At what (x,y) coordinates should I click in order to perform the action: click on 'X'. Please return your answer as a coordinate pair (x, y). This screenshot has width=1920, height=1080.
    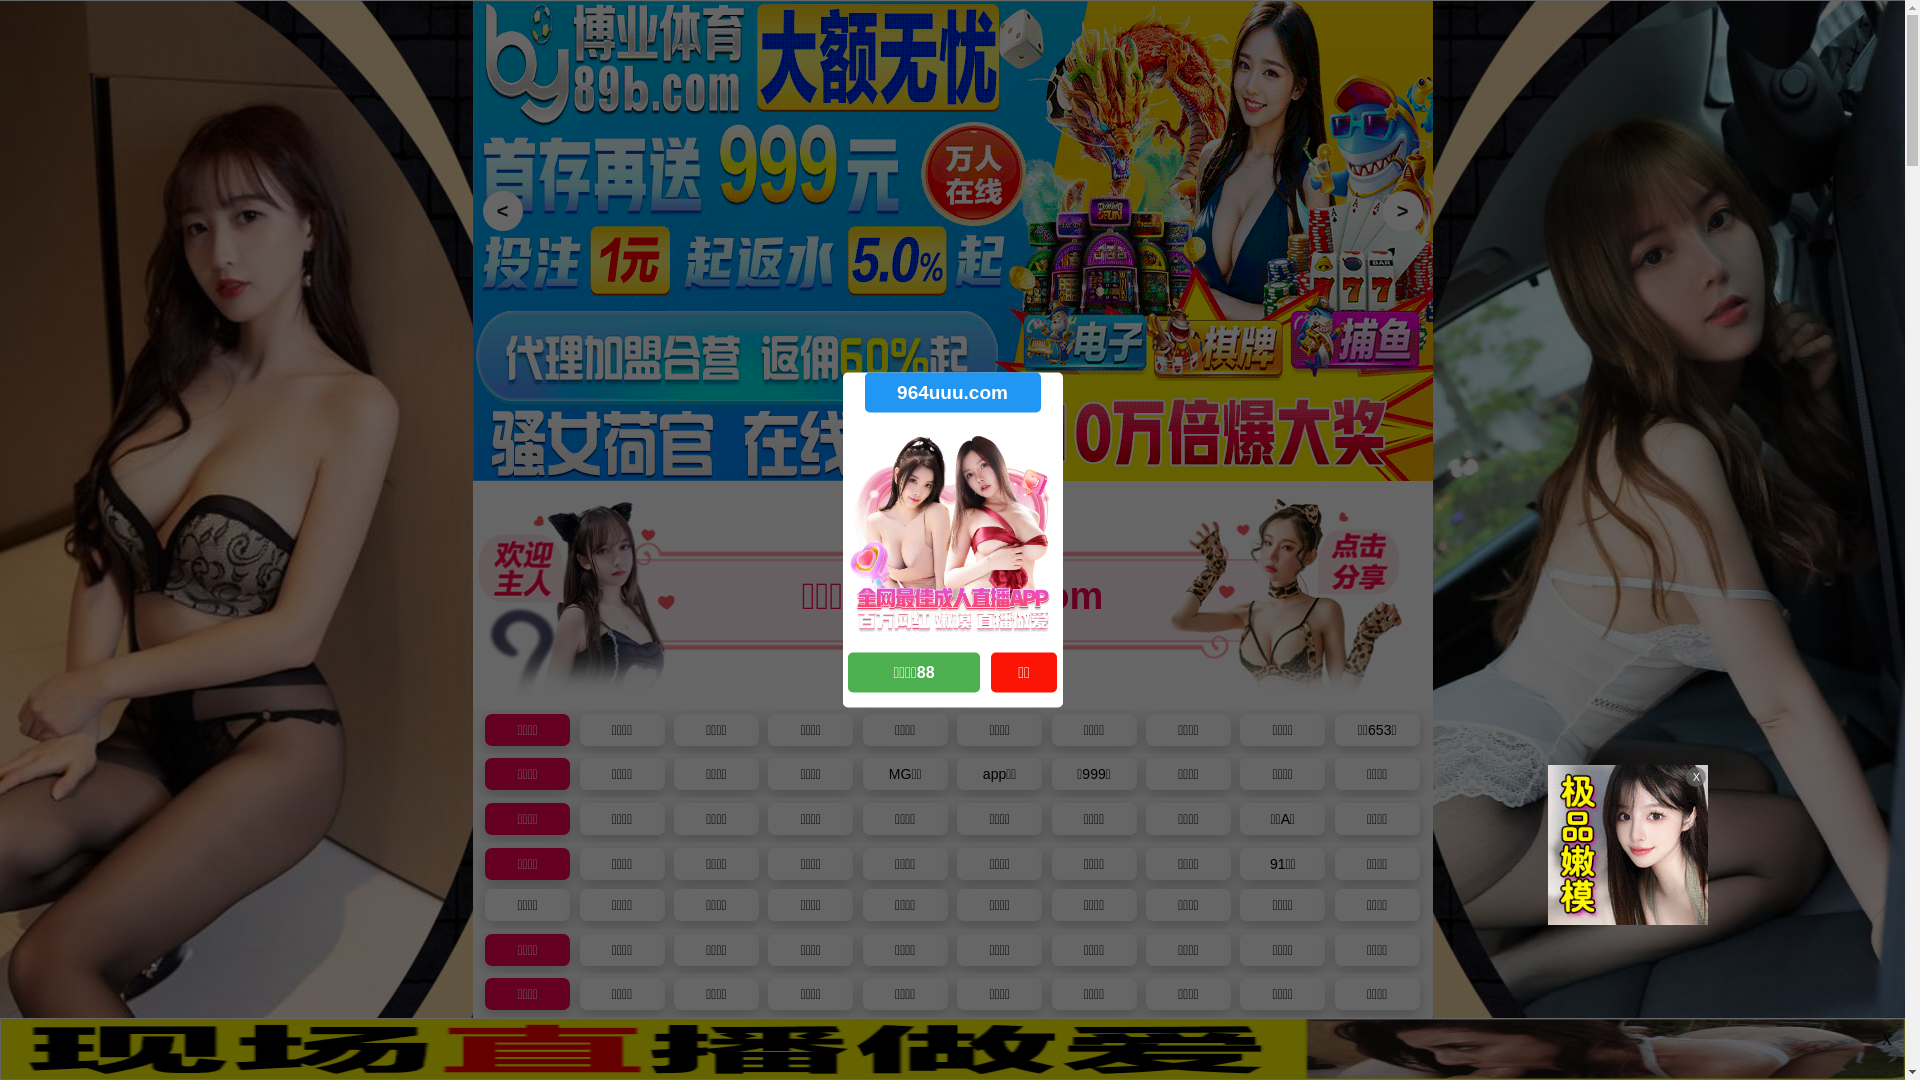
    Looking at the image, I should click on (1885, 1040).